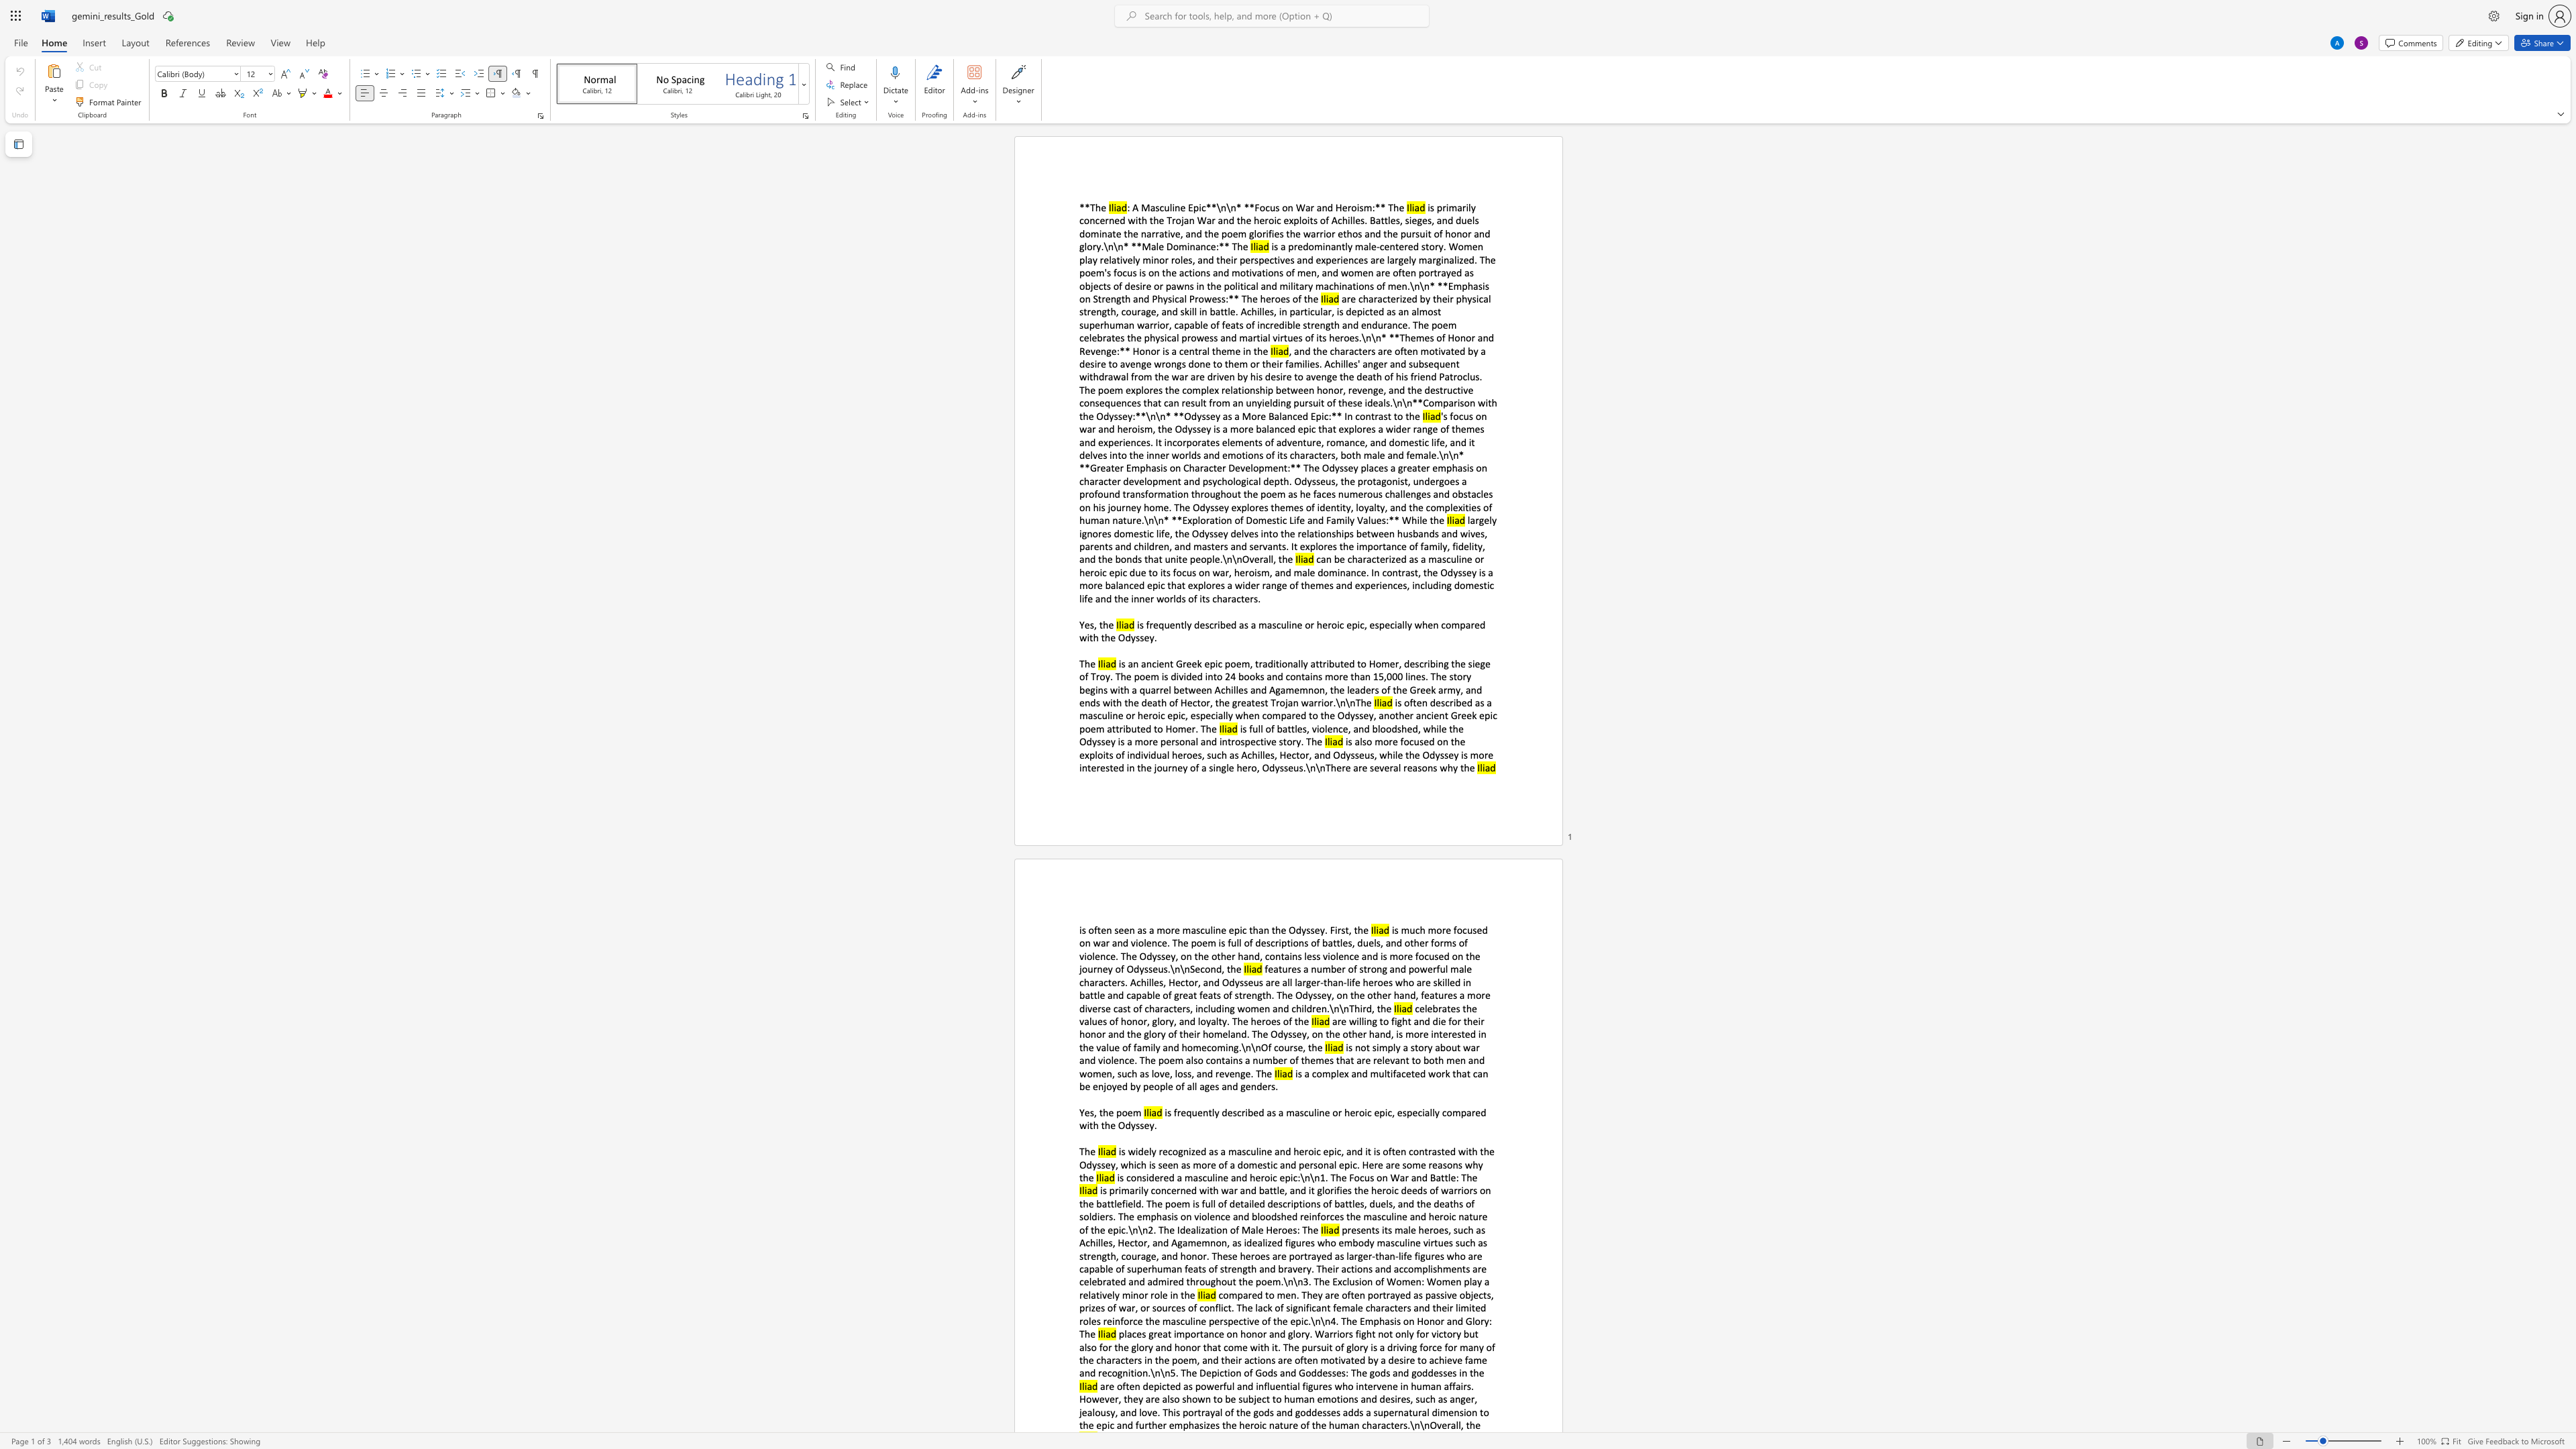 This screenshot has height=1449, width=2576. I want to click on the subset text "and" within the text "features a number of strong and powerful male characters. Achilles, Hector, and Odysseus are all larger-than-life heroes who are skilled in battle and capable of great feats of strength. The Odyssey, on the other hand, features a more diverse cast of characters, including women and children.\n\nThird, the", so click(1271, 1006).